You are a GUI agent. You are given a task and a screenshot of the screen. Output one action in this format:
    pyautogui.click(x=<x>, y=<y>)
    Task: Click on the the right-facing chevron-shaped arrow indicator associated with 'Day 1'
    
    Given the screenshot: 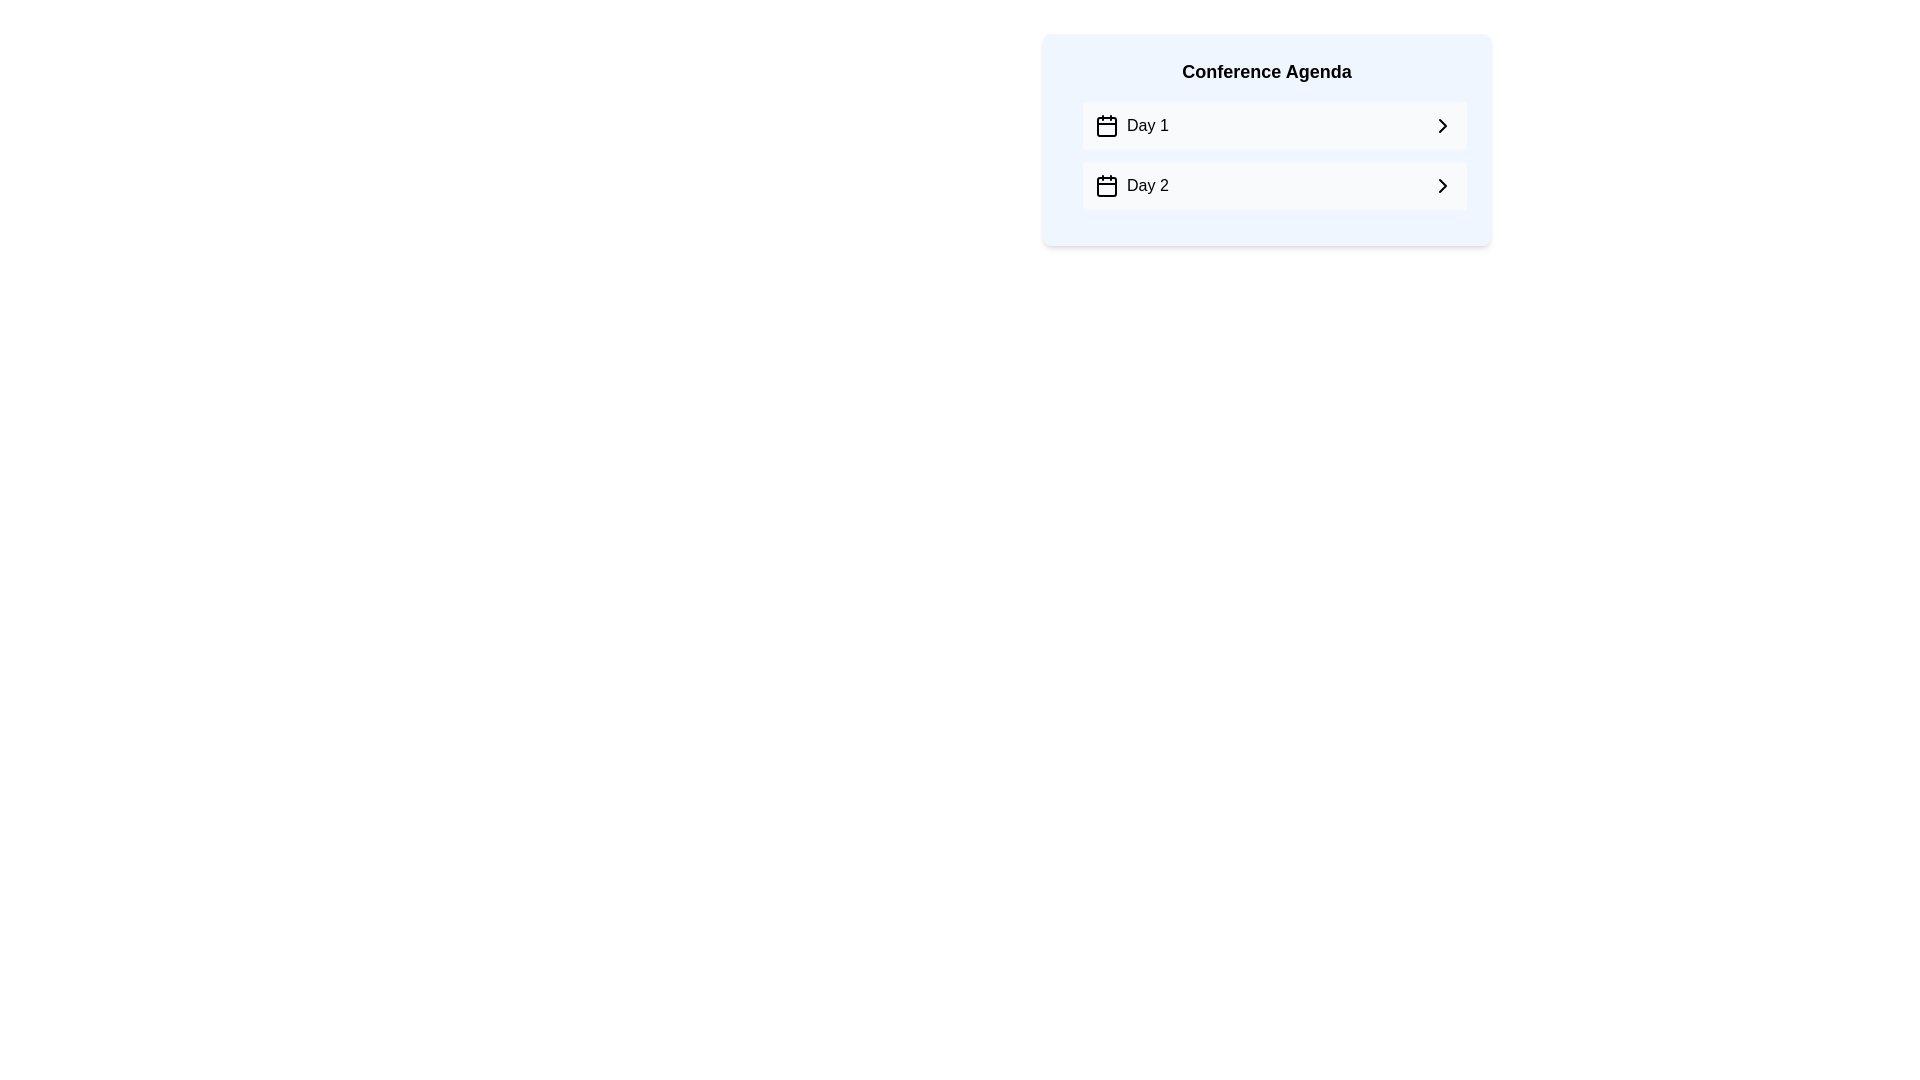 What is the action you would take?
    pyautogui.click(x=1443, y=126)
    